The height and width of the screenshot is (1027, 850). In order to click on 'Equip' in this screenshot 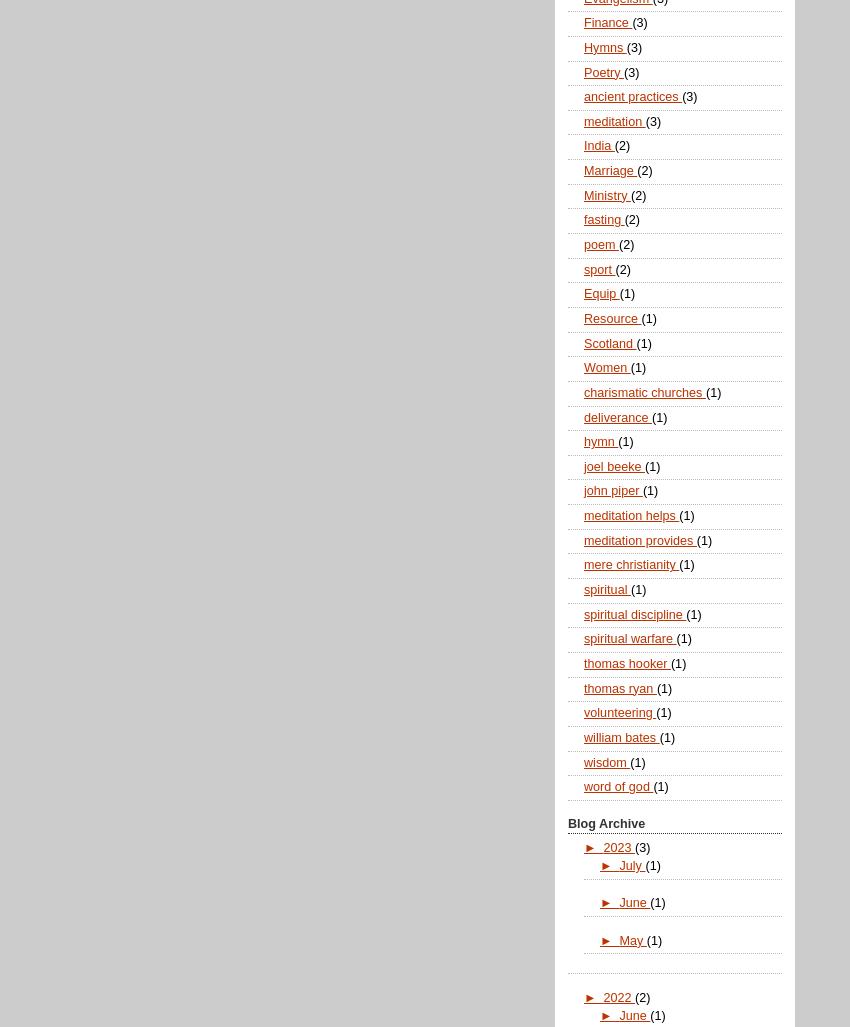, I will do `click(600, 293)`.